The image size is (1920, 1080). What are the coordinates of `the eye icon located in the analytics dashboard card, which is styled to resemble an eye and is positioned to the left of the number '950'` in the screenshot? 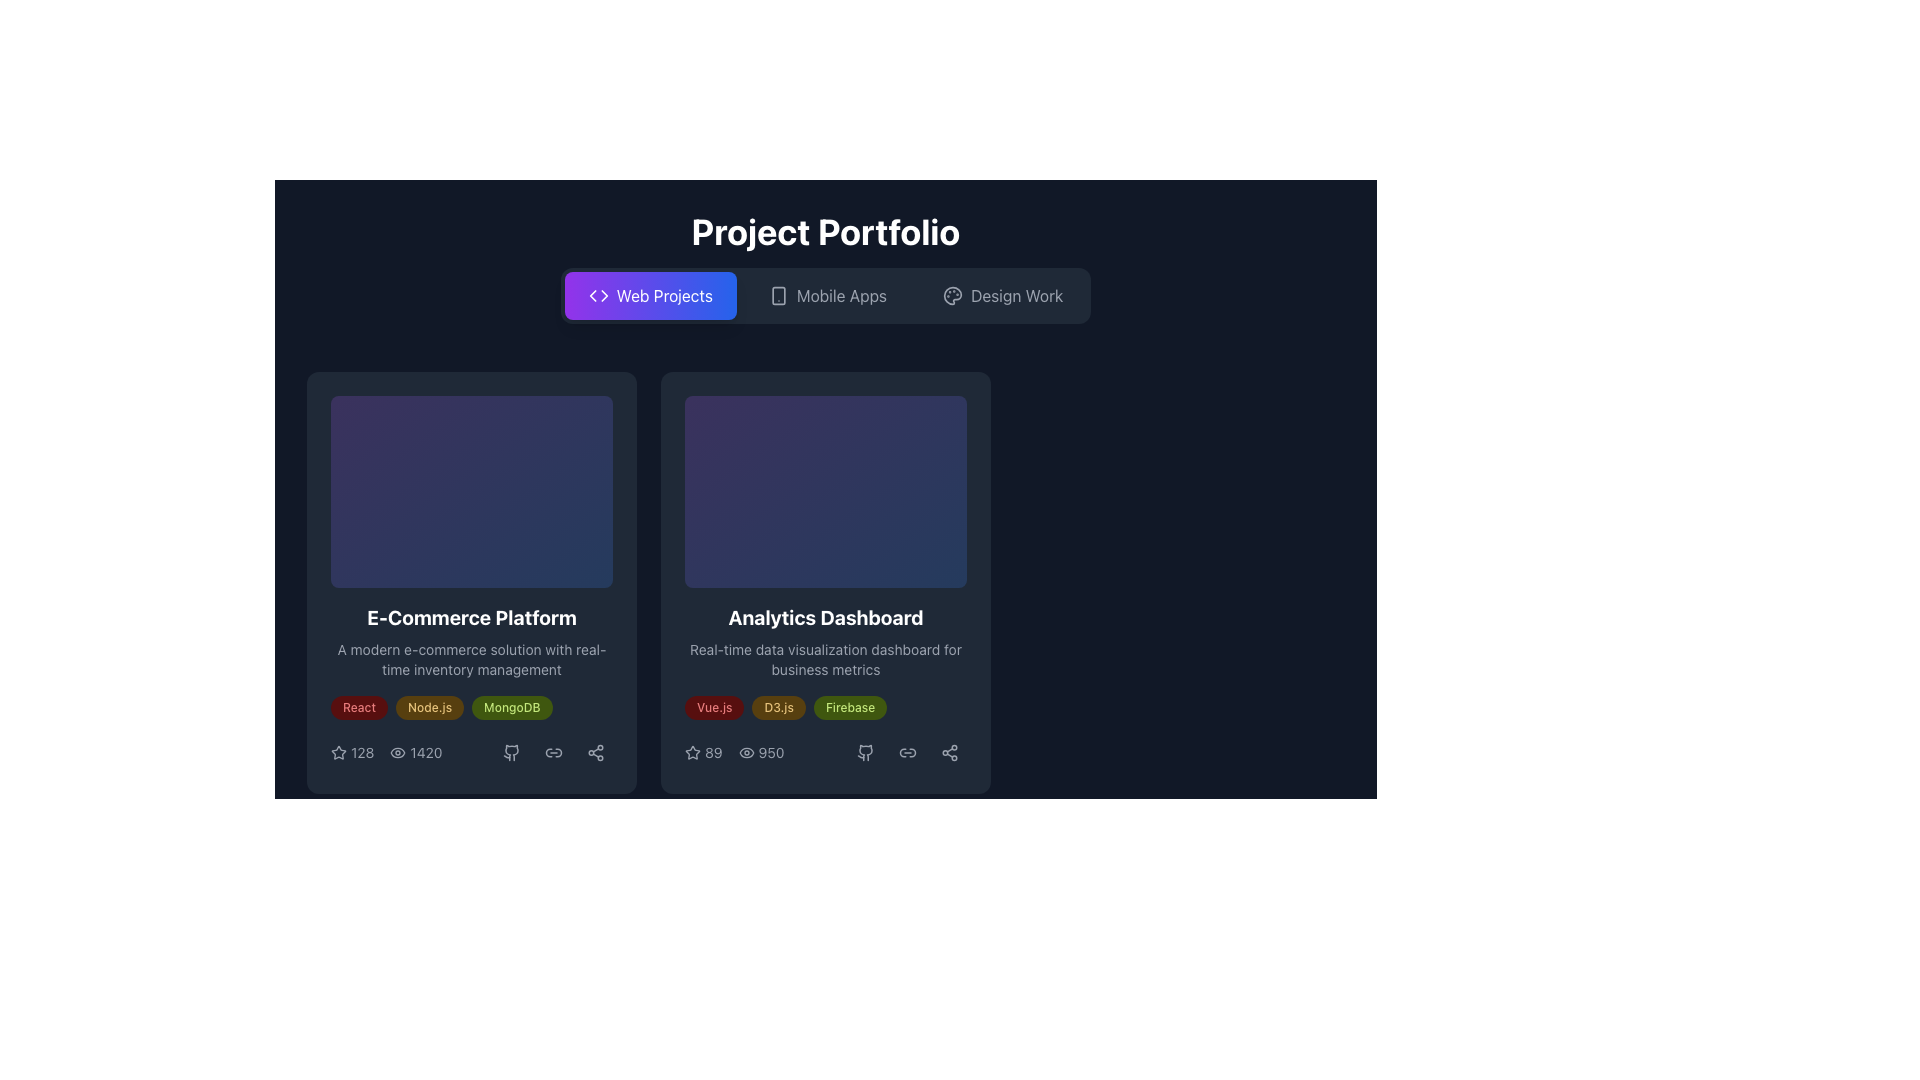 It's located at (745, 752).